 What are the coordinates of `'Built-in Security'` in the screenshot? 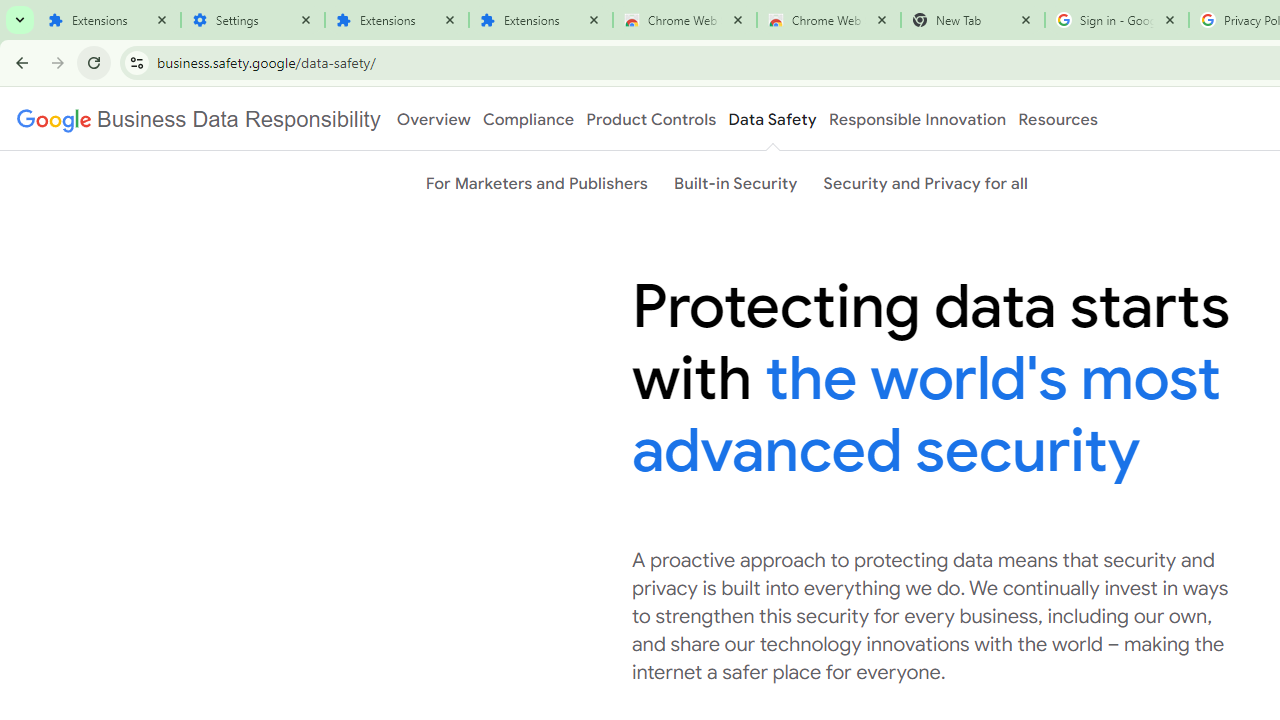 It's located at (735, 183).